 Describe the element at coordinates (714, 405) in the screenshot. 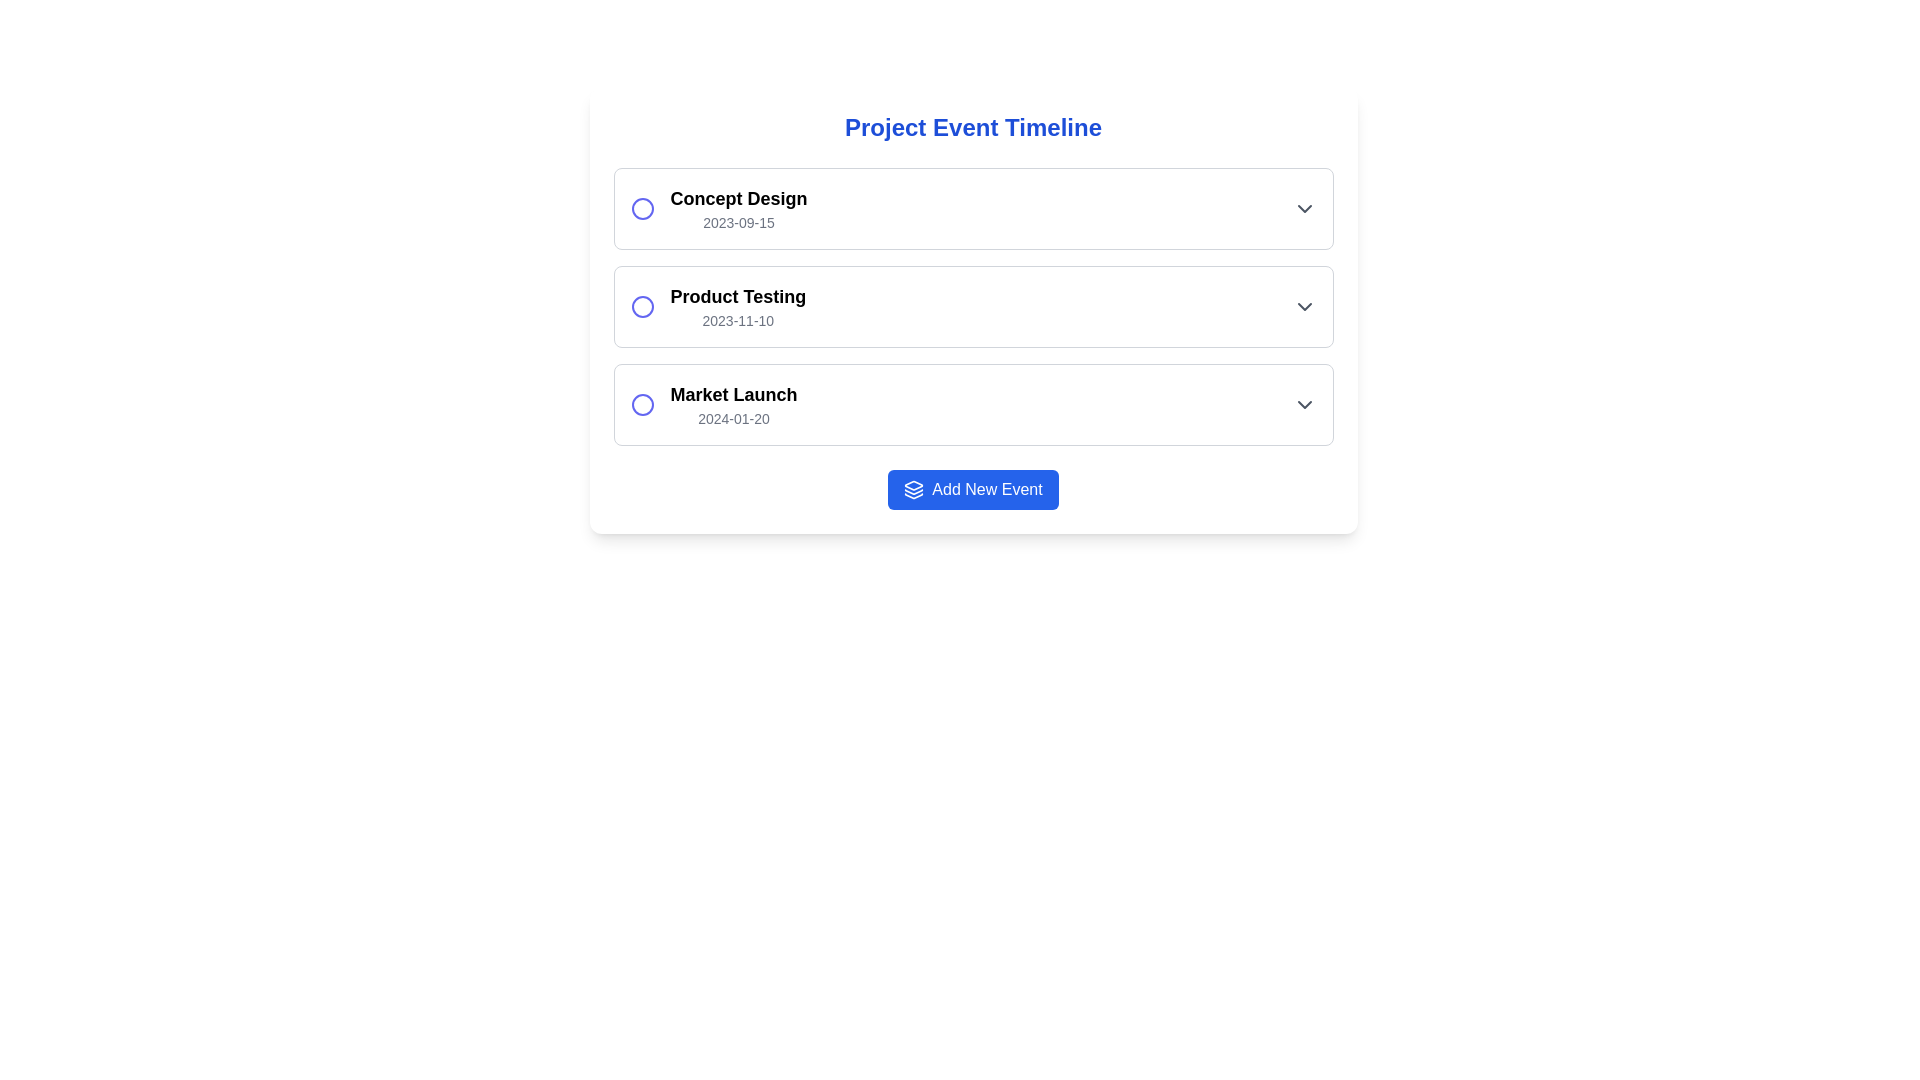

I see `the 'Market Launch' milestone item in the timeline list, which is the third item and located between 'Product Testing' and the 'Add New Event' button` at that location.